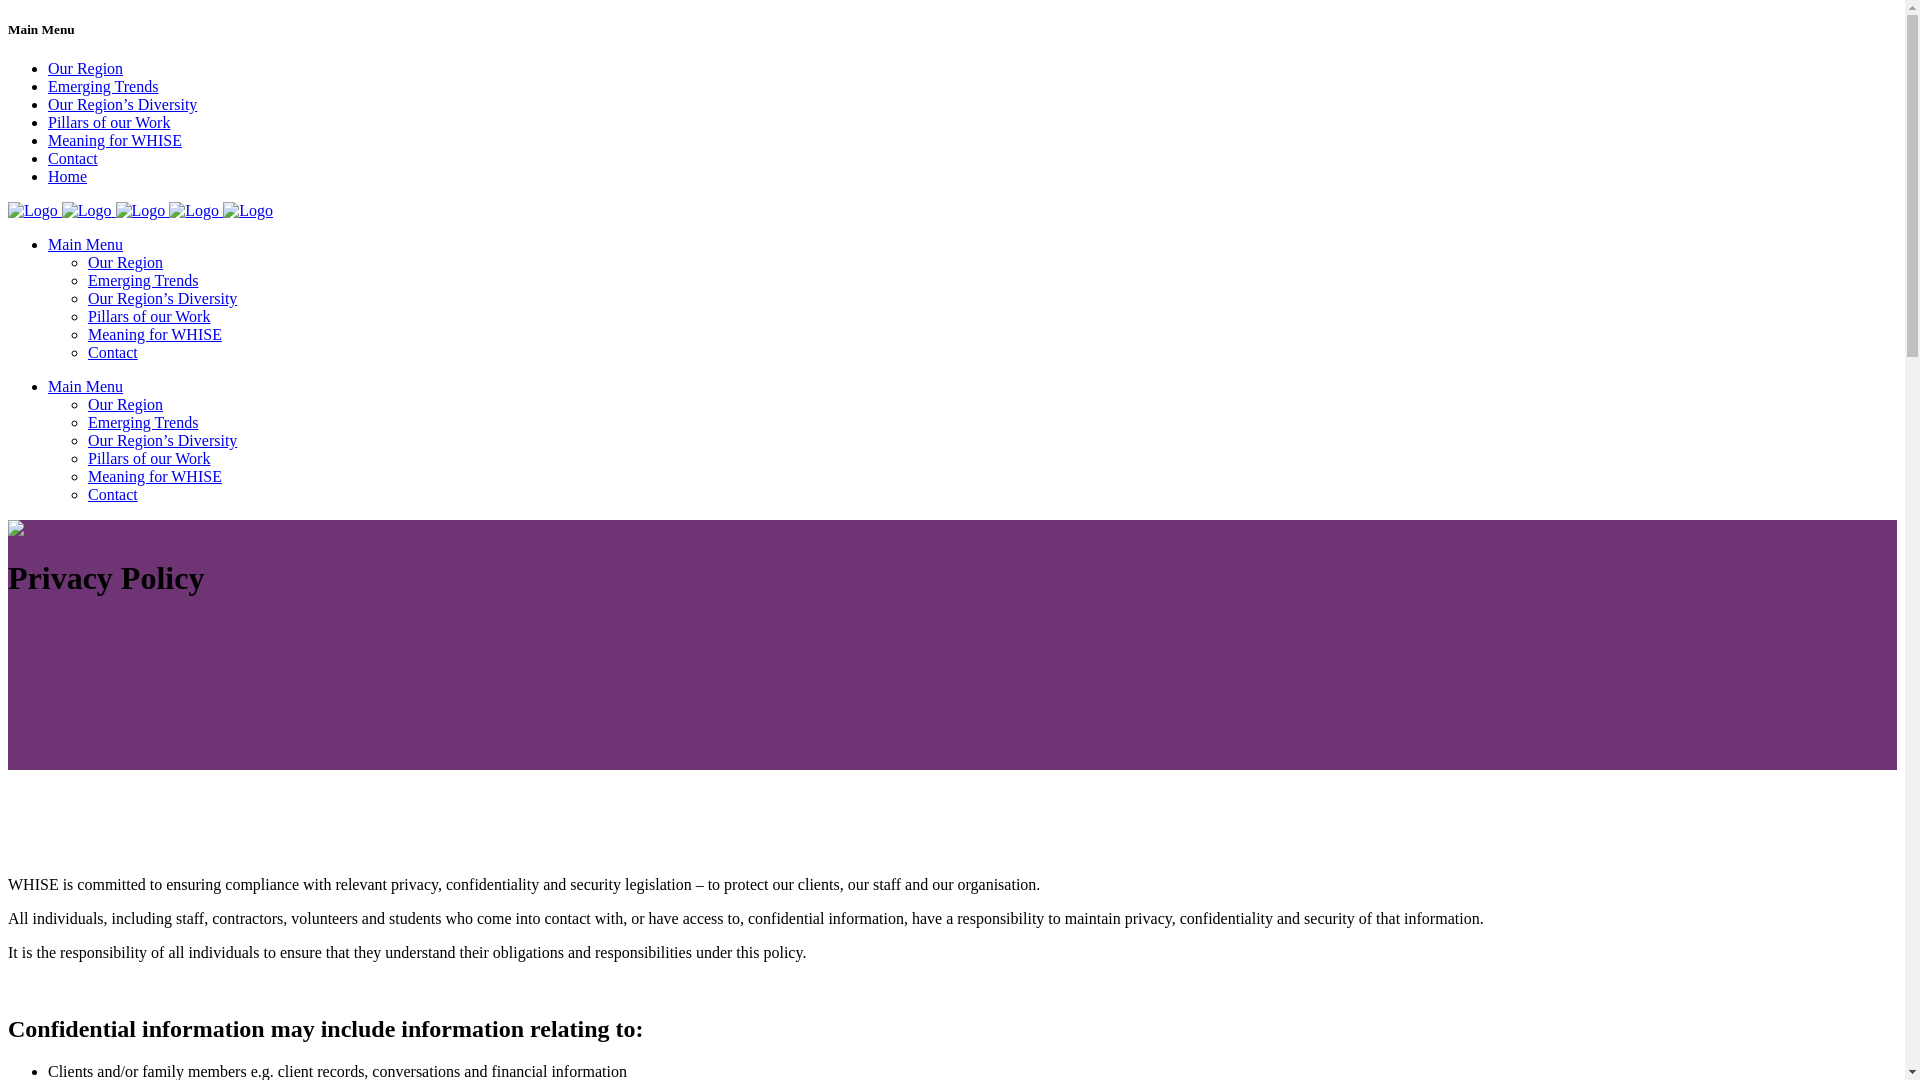 Image resolution: width=1920 pixels, height=1080 pixels. Describe the element at coordinates (124, 261) in the screenshot. I see `'Our Region'` at that location.